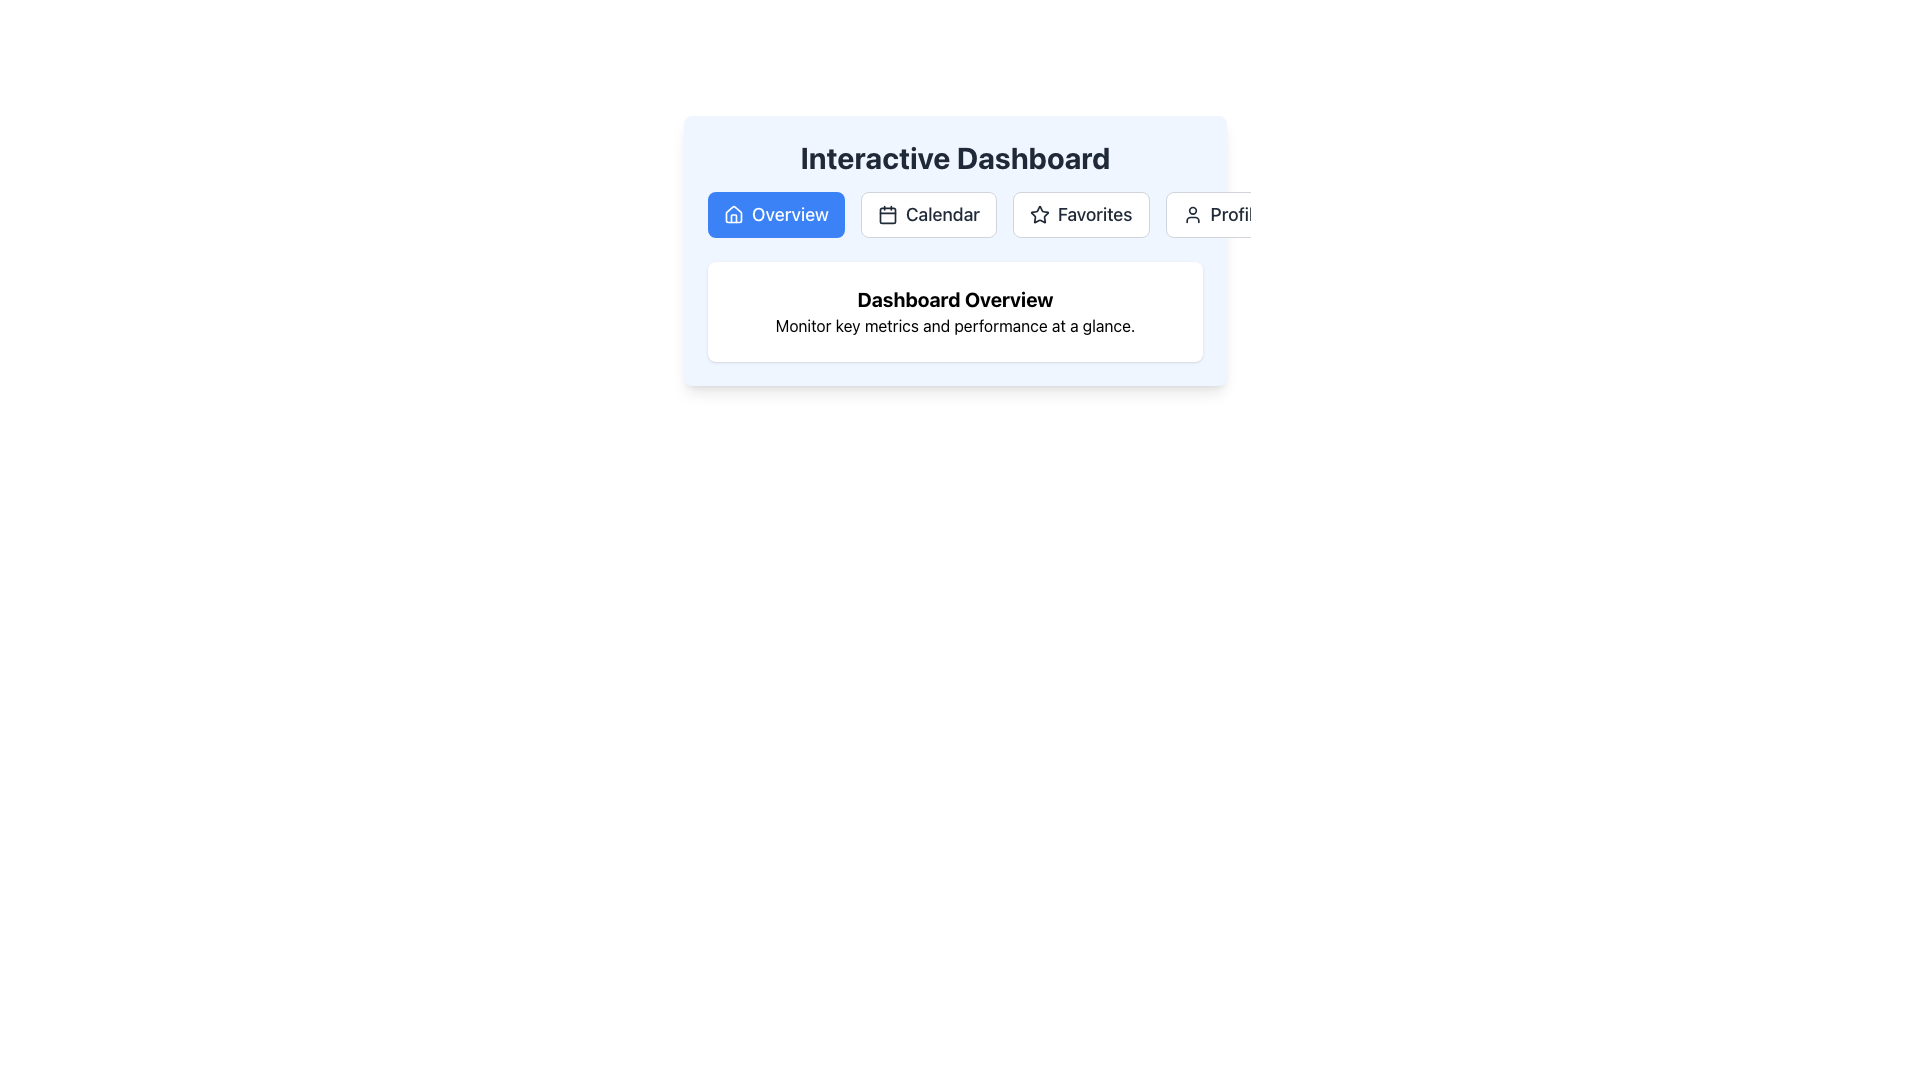 The image size is (1920, 1080). I want to click on the house-shaped icon located in the top-left navigation bar, specifically within the 'Overview' button section, which features rounded corners and a simple geometric outline style, so click(733, 213).